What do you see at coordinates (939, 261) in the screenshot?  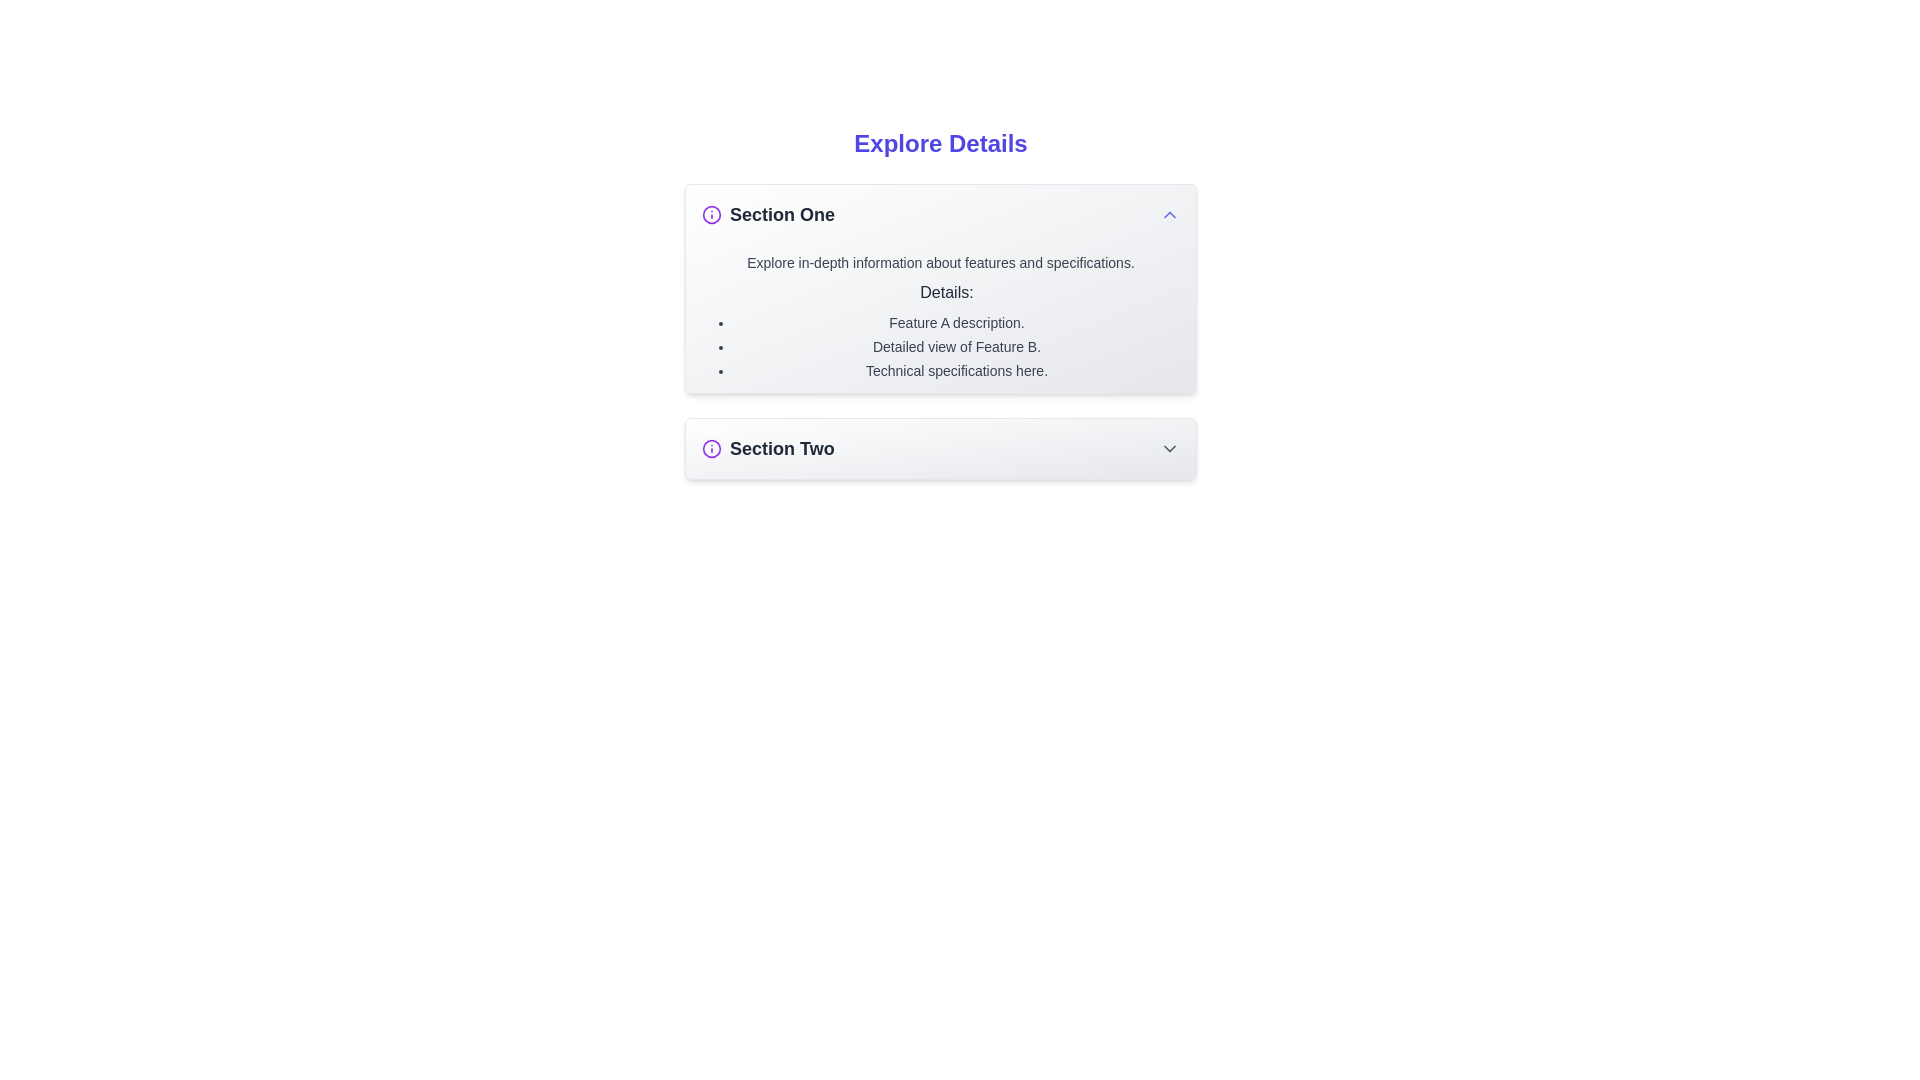 I see `the text element that reads 'Explore in-depth information about features and specifications', which is positioned directly beneath the 'Section One' heading` at bounding box center [939, 261].